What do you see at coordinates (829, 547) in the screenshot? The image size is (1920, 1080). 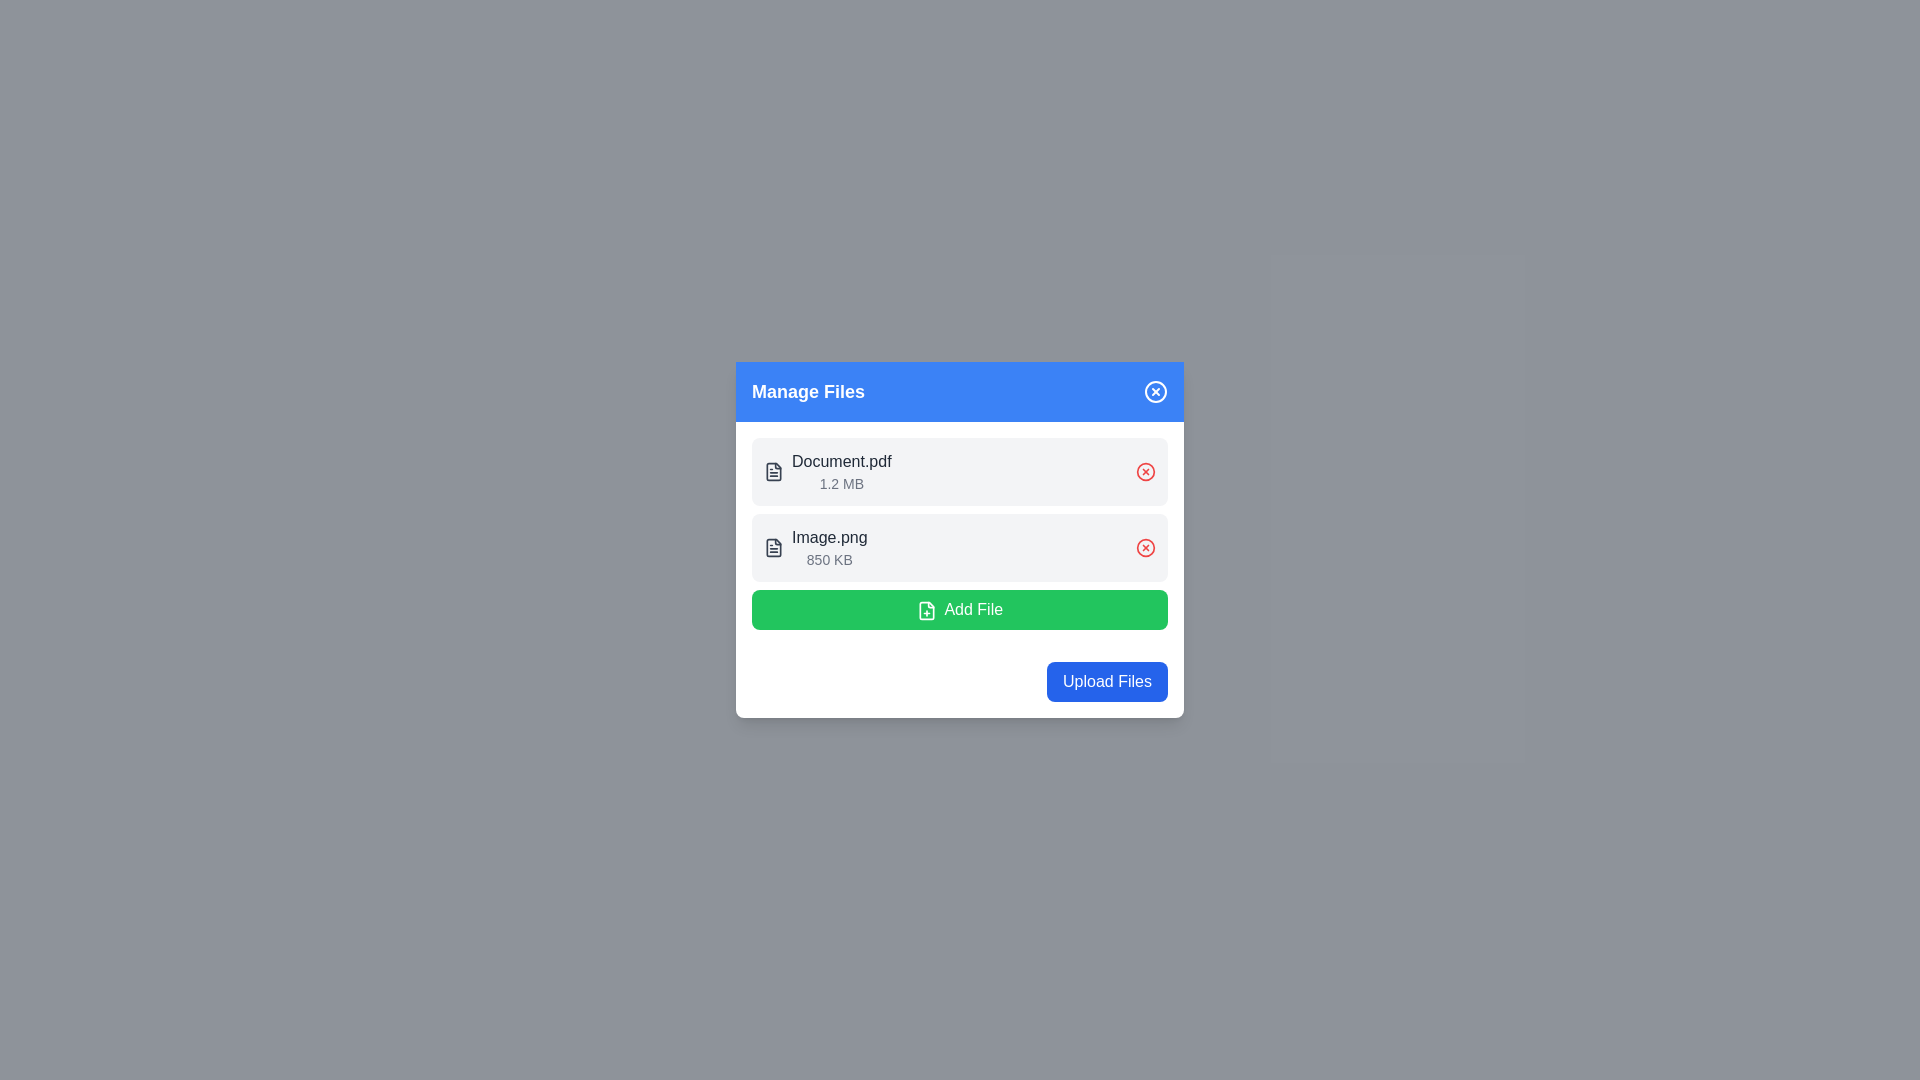 I see `the text label displaying the file name 'Image.png' located in the lower section of the file list interface` at bounding box center [829, 547].